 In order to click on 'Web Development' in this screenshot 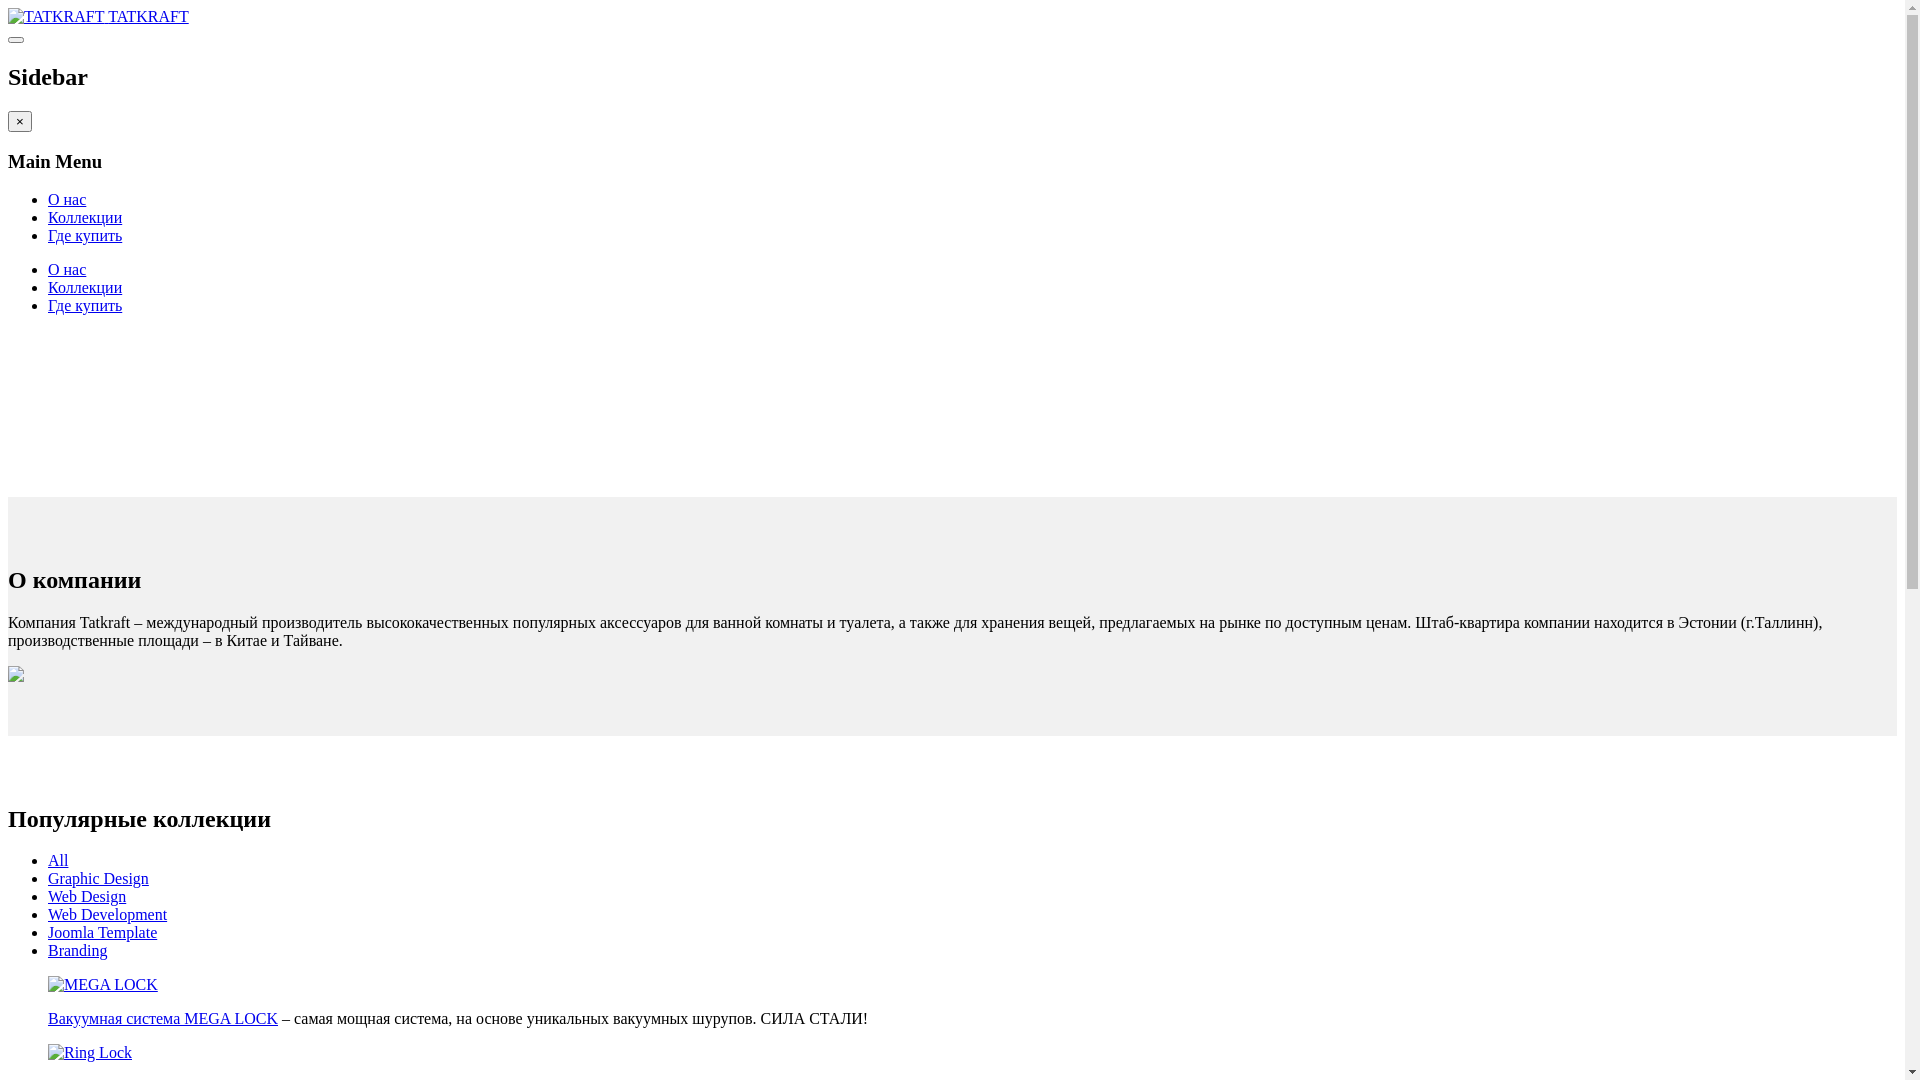, I will do `click(106, 914)`.